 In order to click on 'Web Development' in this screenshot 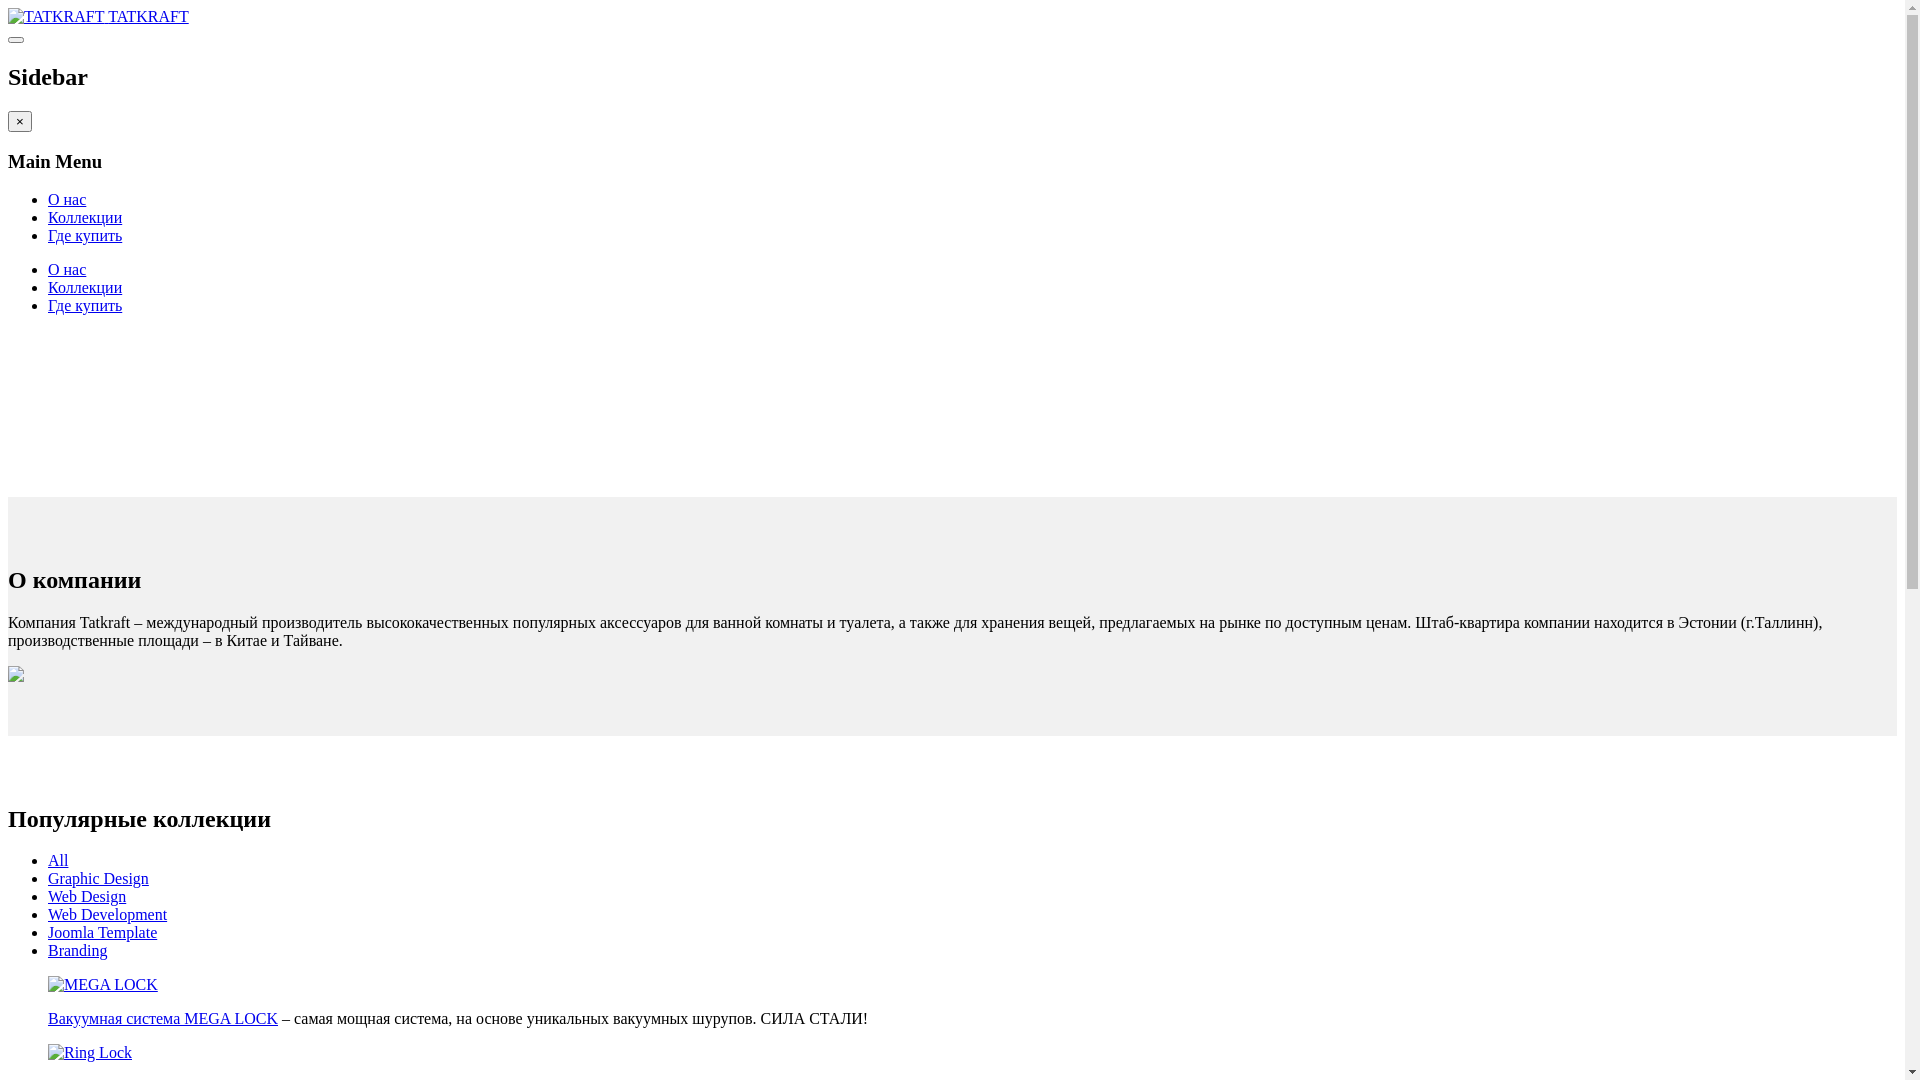, I will do `click(106, 914)`.